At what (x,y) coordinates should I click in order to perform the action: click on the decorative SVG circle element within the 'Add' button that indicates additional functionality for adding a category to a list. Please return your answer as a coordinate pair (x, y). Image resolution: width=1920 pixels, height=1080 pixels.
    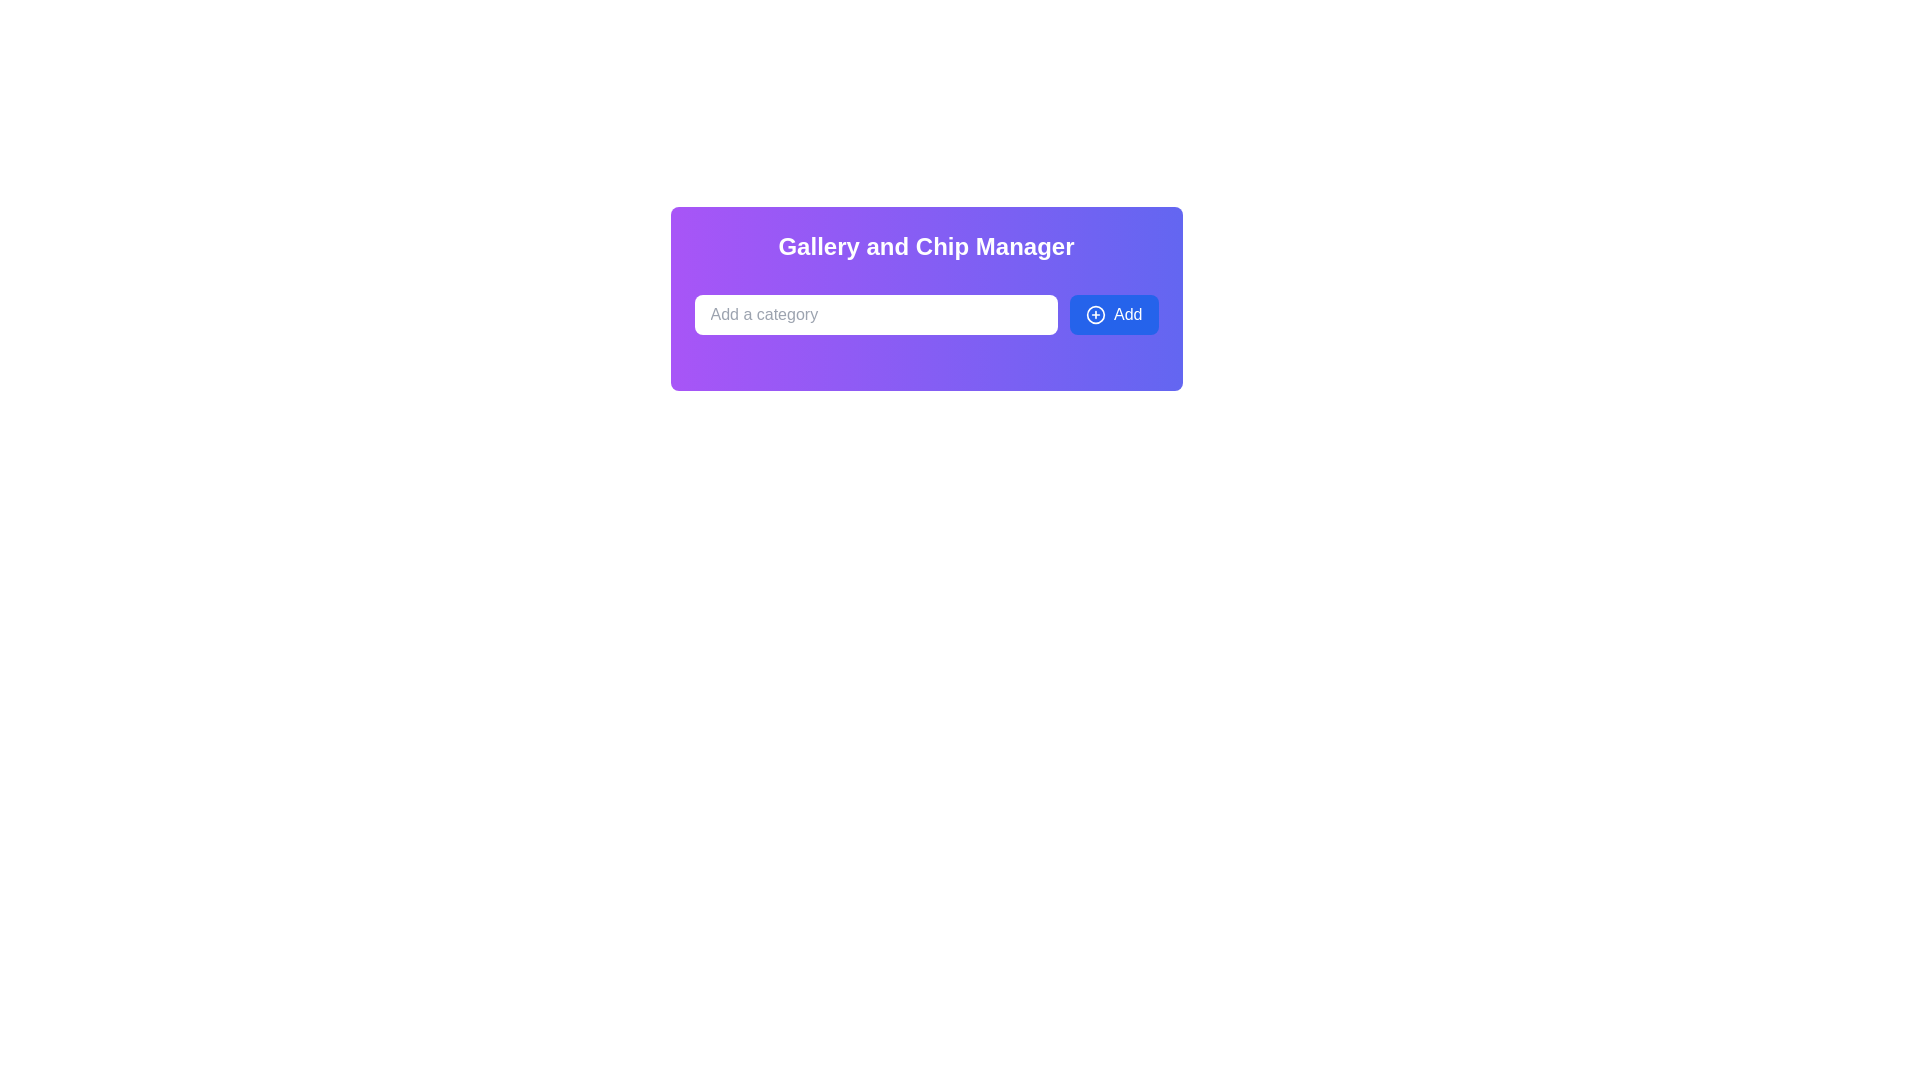
    Looking at the image, I should click on (1094, 315).